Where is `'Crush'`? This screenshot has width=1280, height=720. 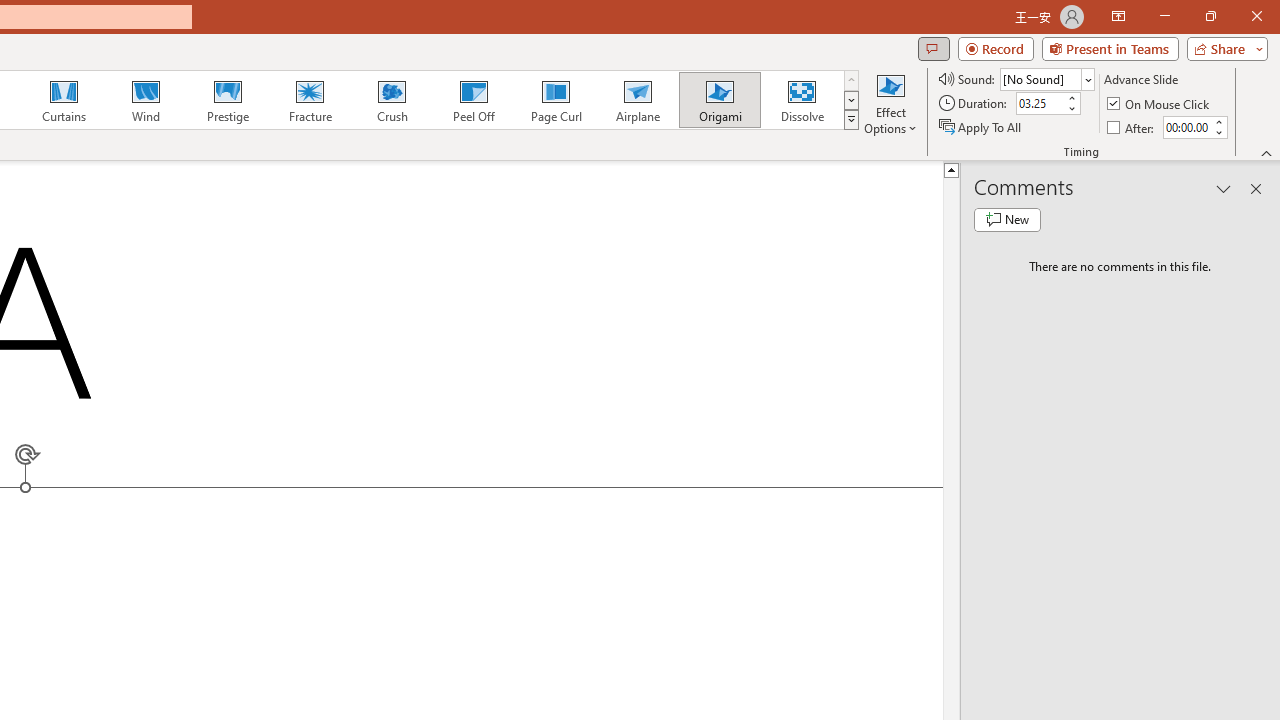
'Crush' is located at coordinates (391, 100).